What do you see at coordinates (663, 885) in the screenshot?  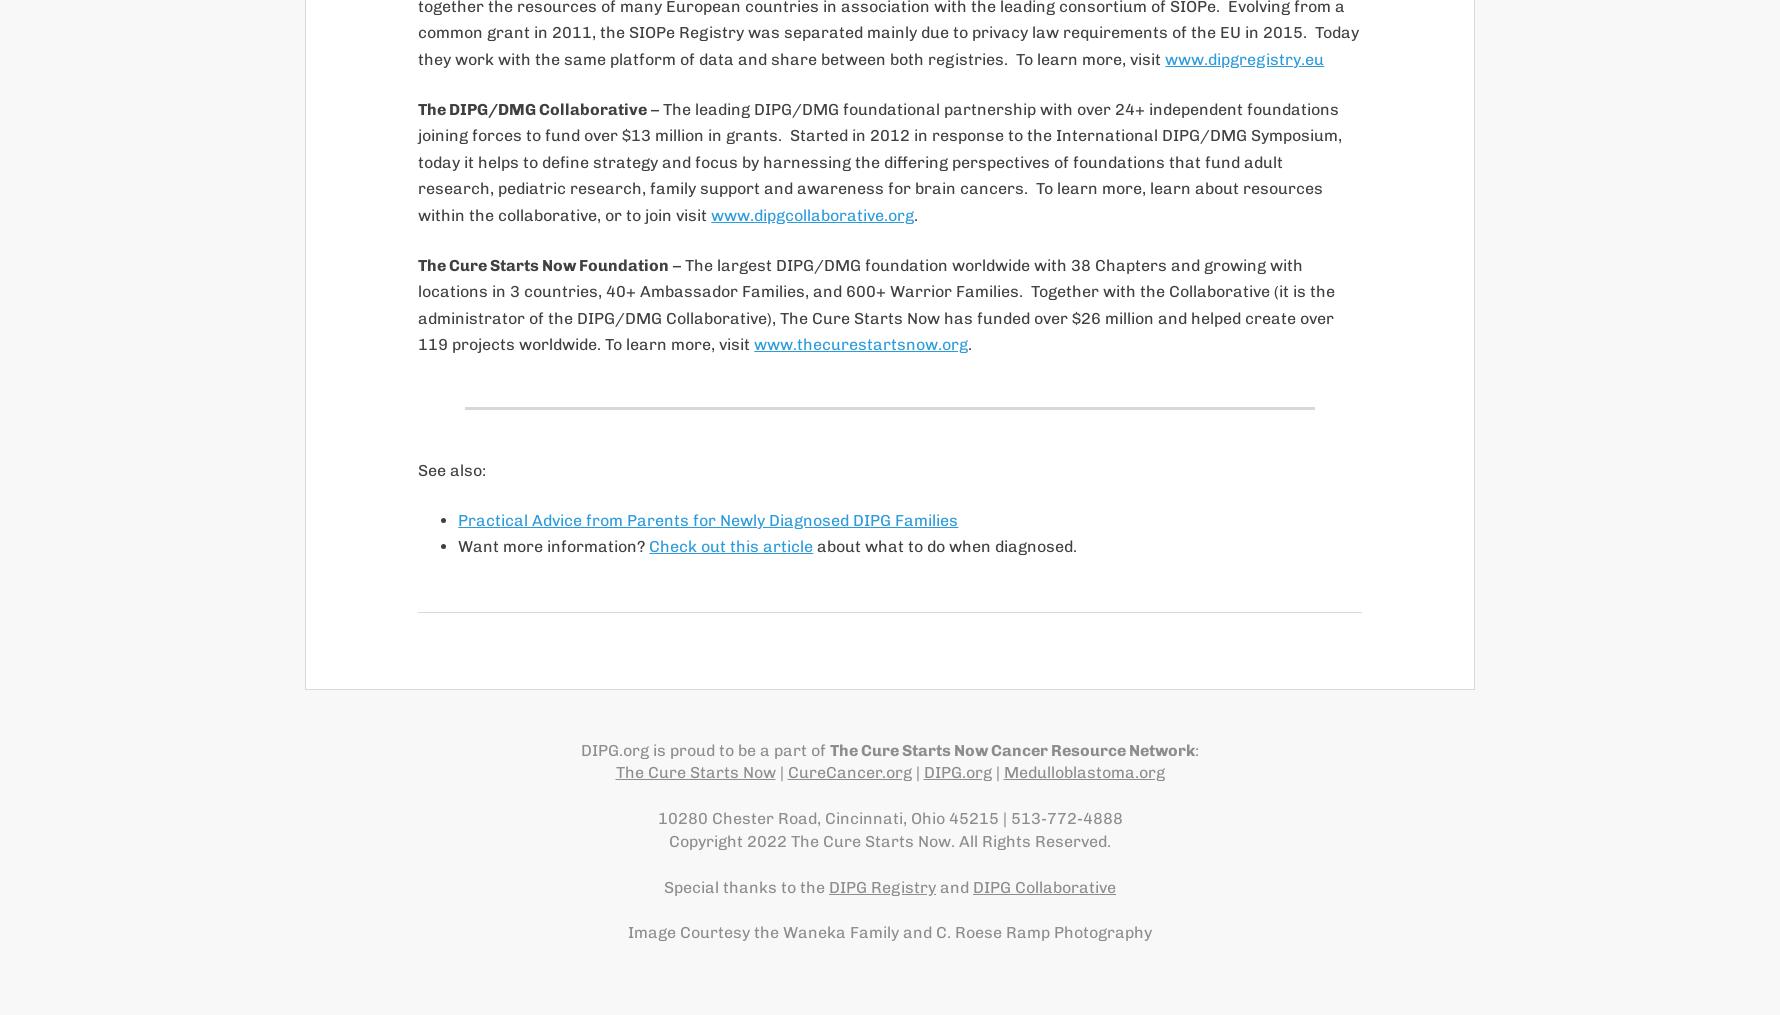 I see `'Special thanks to the'` at bounding box center [663, 885].